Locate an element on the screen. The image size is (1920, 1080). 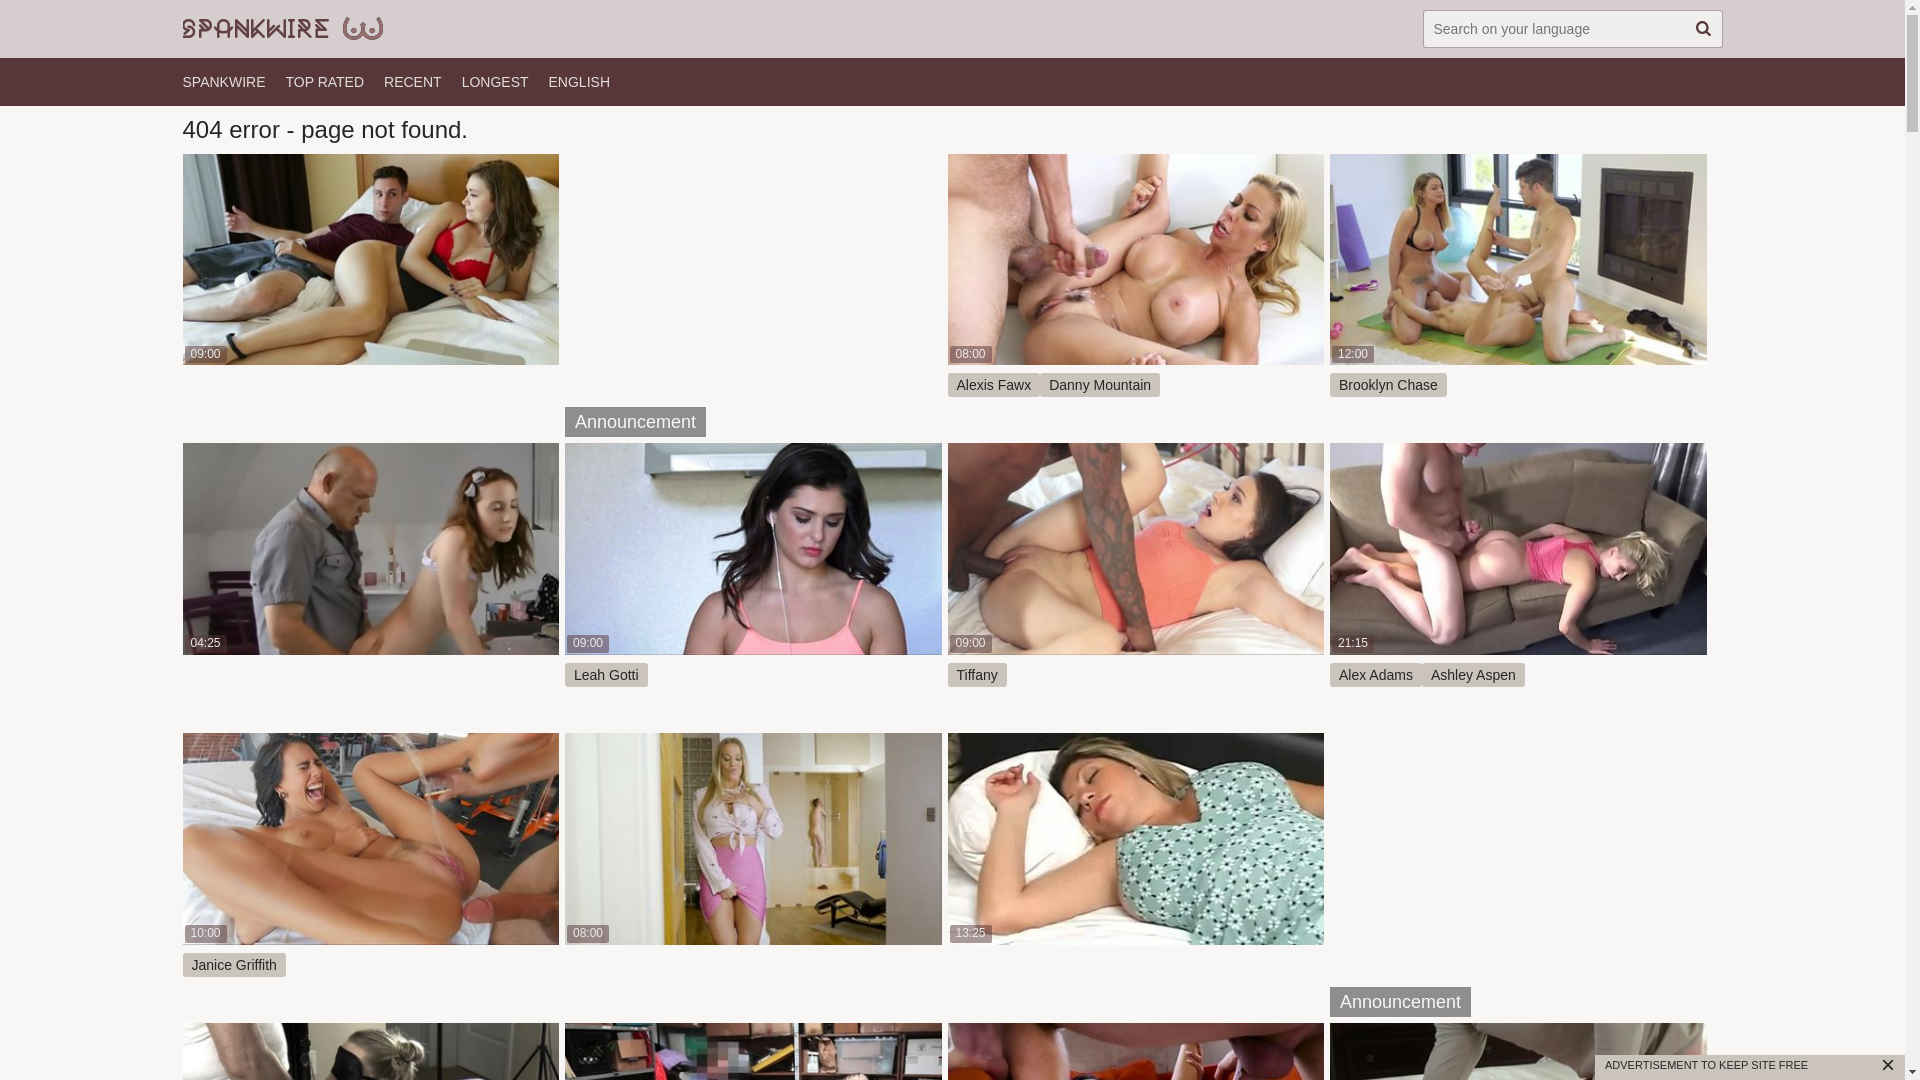
'Danny Mountain' is located at coordinates (1040, 385).